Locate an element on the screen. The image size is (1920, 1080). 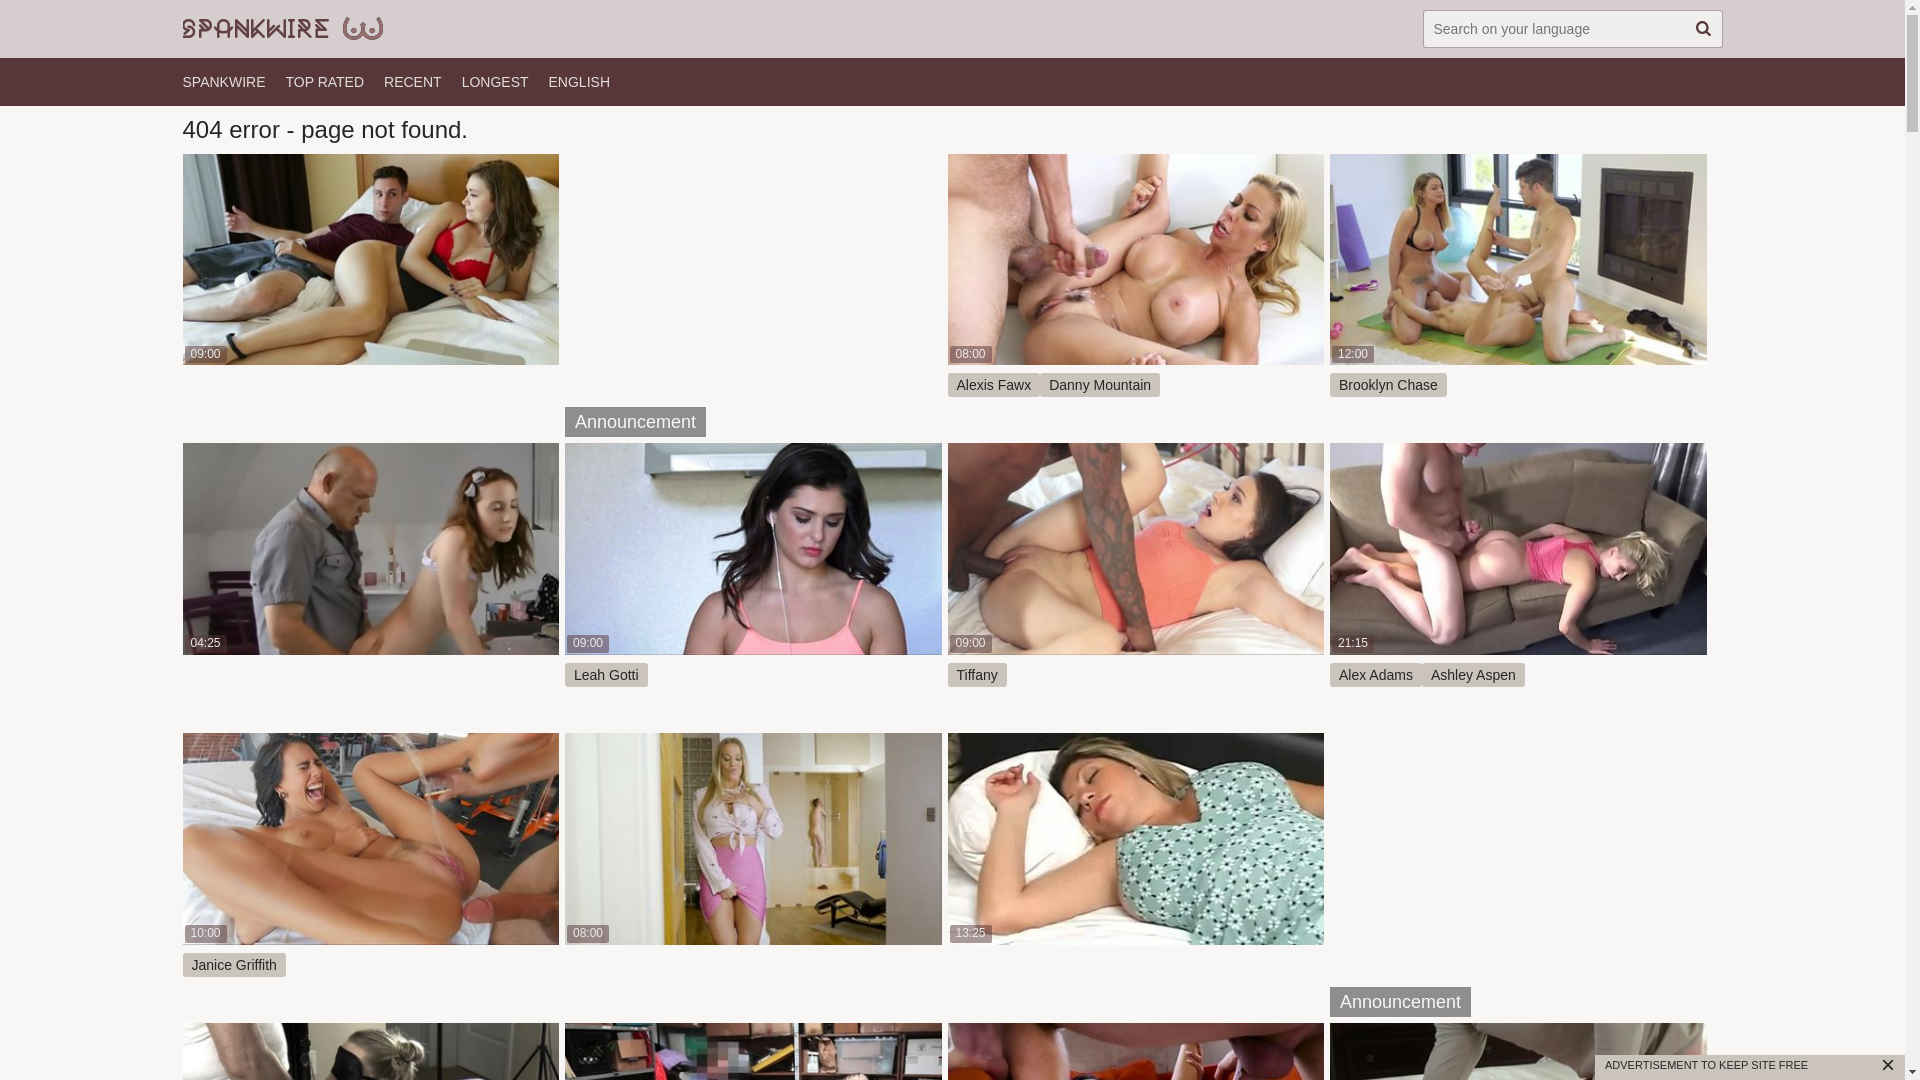
'Danny Mountain' is located at coordinates (1040, 385).